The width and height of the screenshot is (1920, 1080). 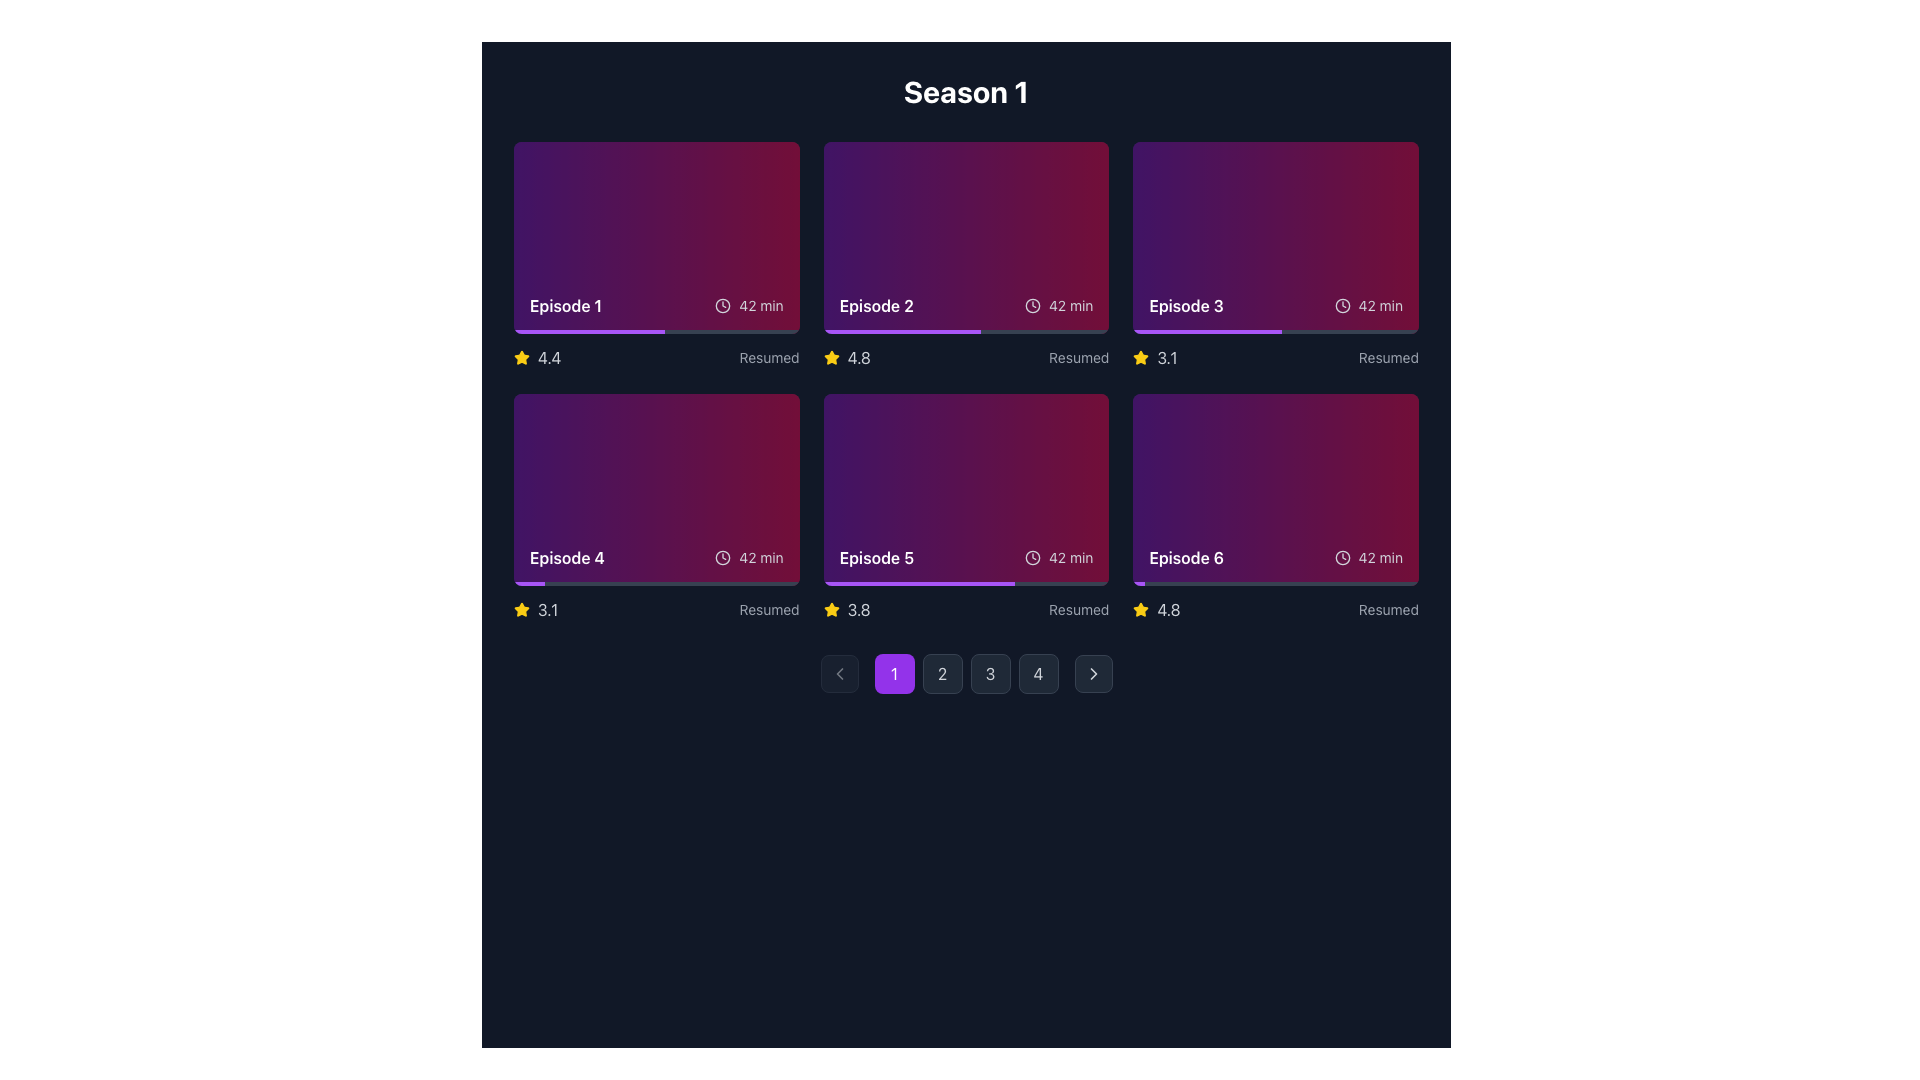 I want to click on text displayed on the Label with a compact clock icon showing '42 min', located in the Episode 3 tile on the top right, so click(x=1367, y=305).